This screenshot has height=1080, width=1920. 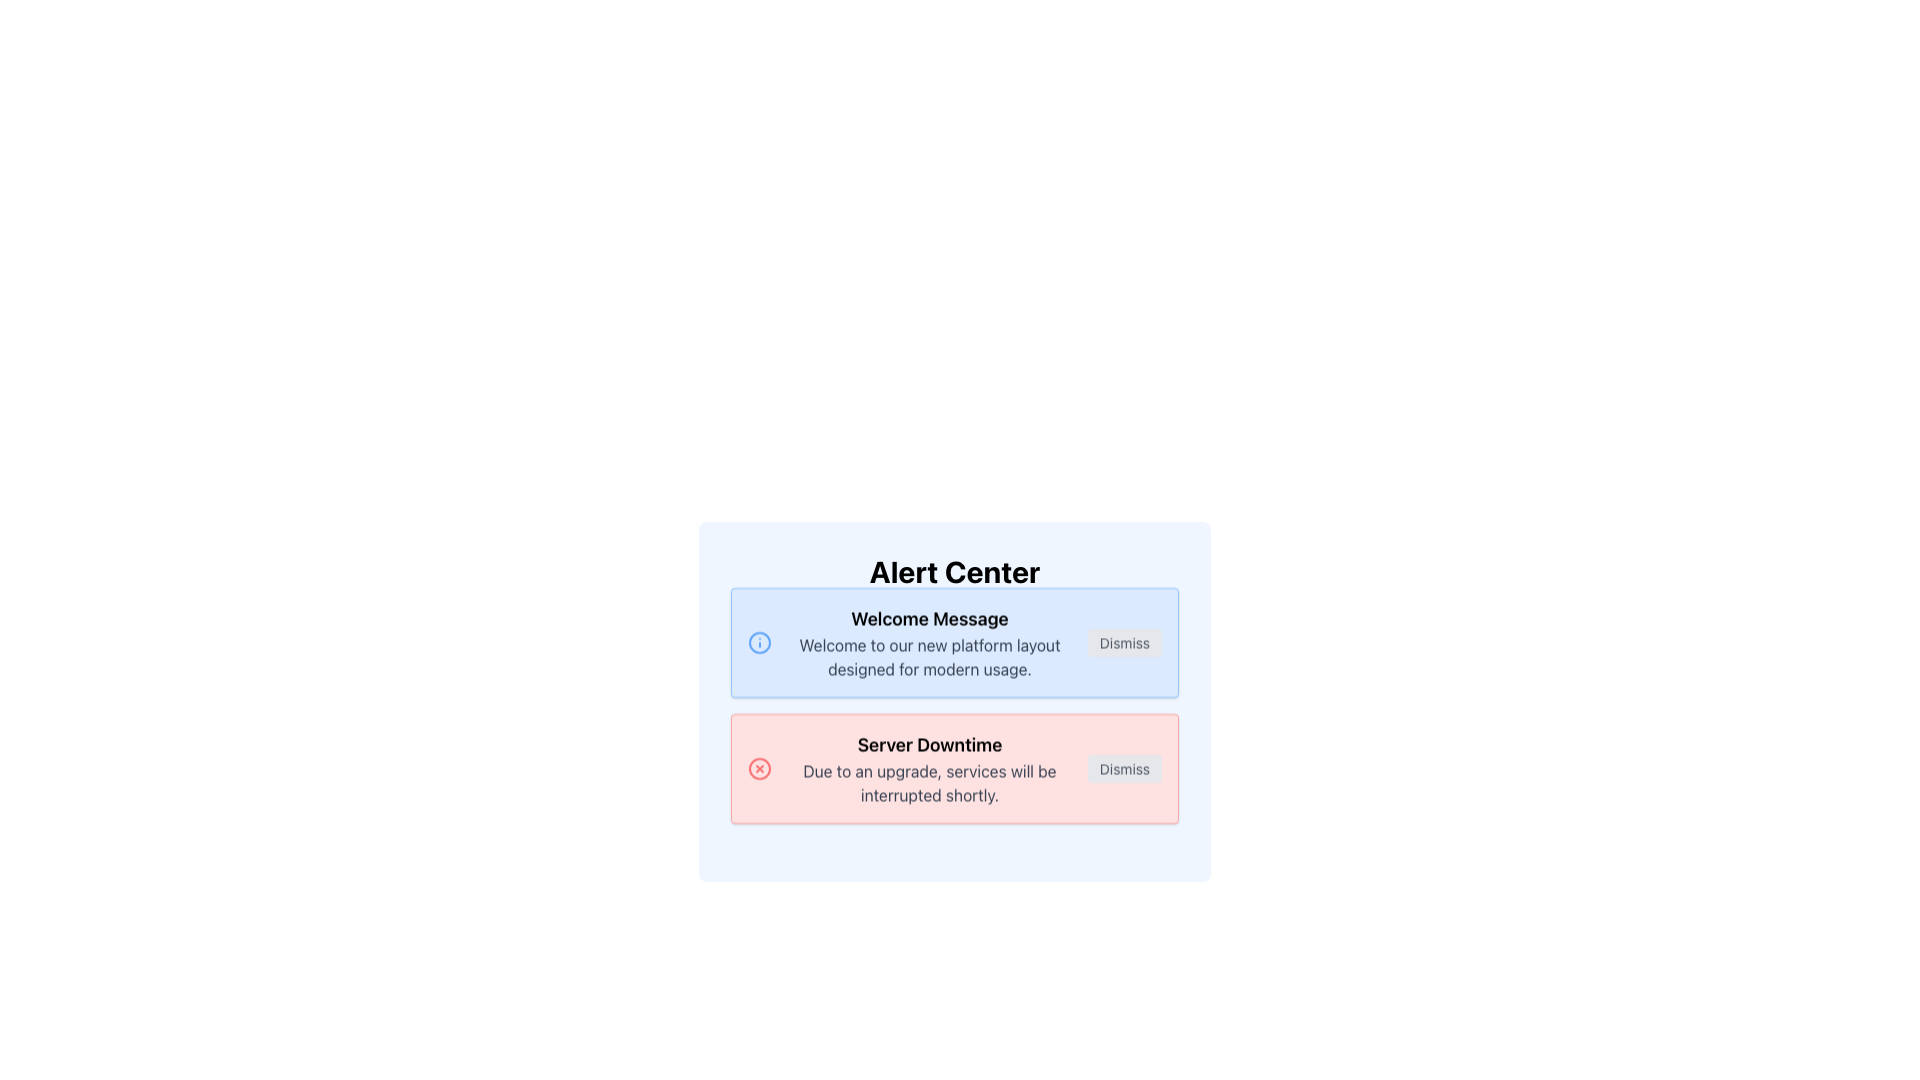 What do you see at coordinates (929, 674) in the screenshot?
I see `text from the 'Welcome Message' label, which provides information about the platform in a friendly and welcoming manner` at bounding box center [929, 674].